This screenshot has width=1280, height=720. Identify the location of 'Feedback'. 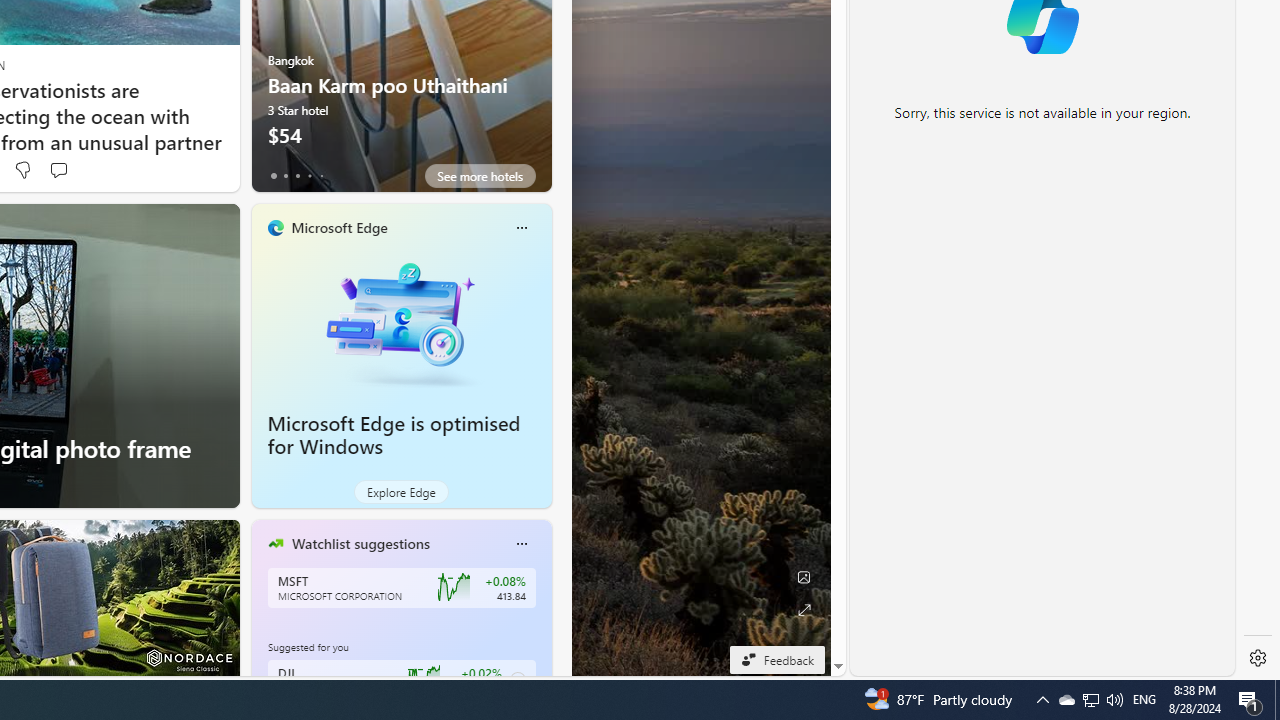
(776, 659).